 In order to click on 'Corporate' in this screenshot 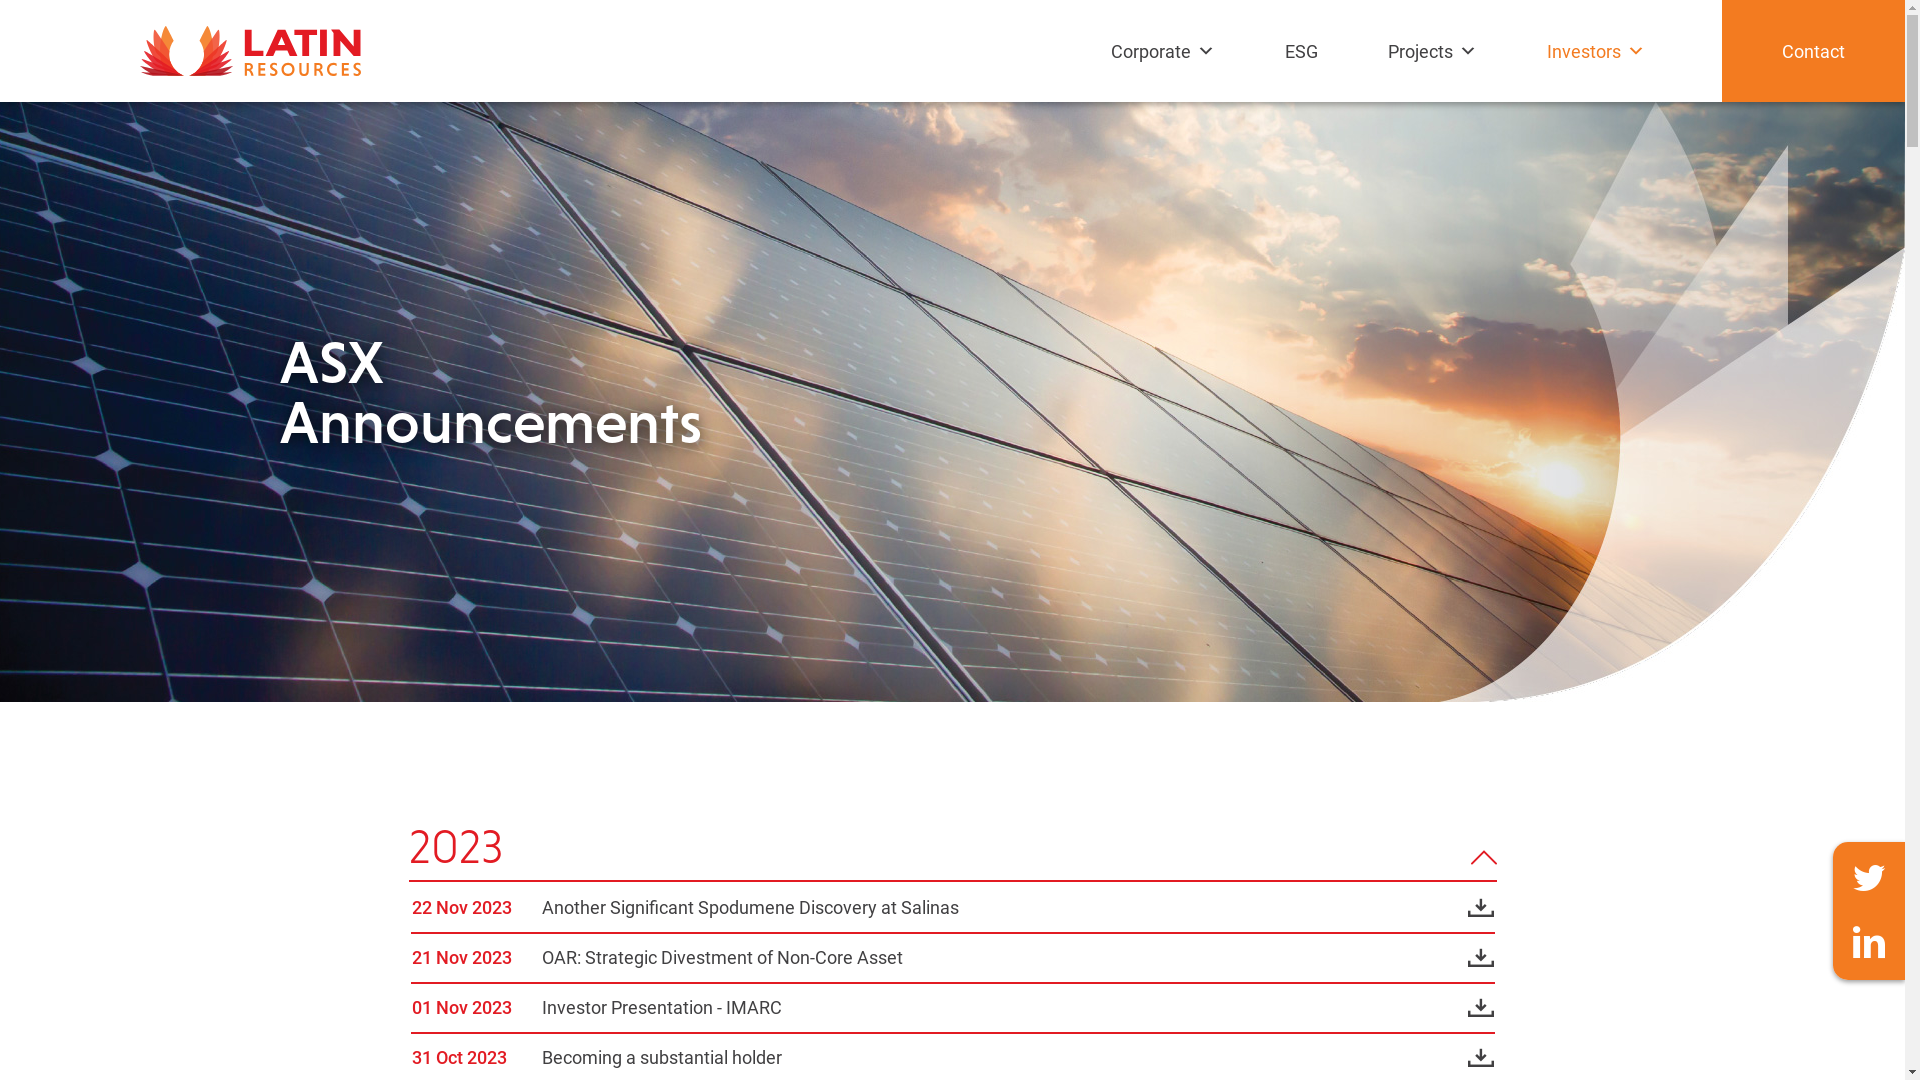, I will do `click(1099, 69)`.